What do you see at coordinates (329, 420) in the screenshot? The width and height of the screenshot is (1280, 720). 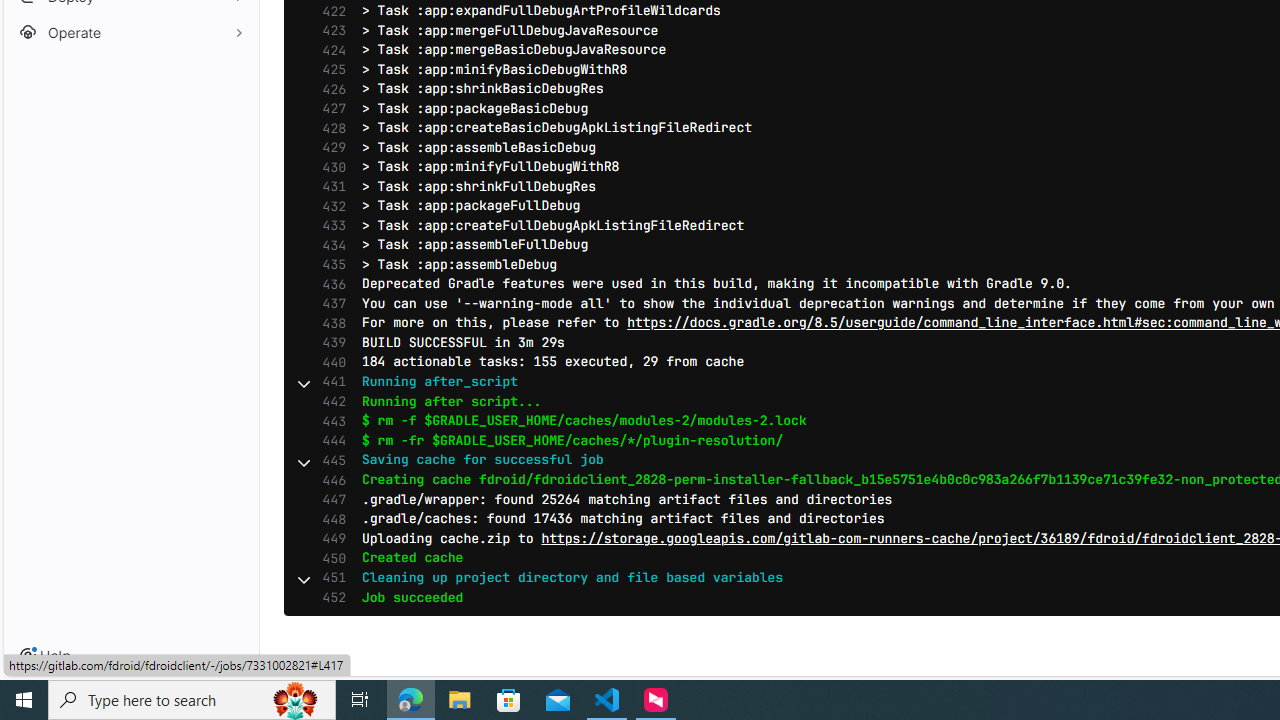 I see `'443'` at bounding box center [329, 420].